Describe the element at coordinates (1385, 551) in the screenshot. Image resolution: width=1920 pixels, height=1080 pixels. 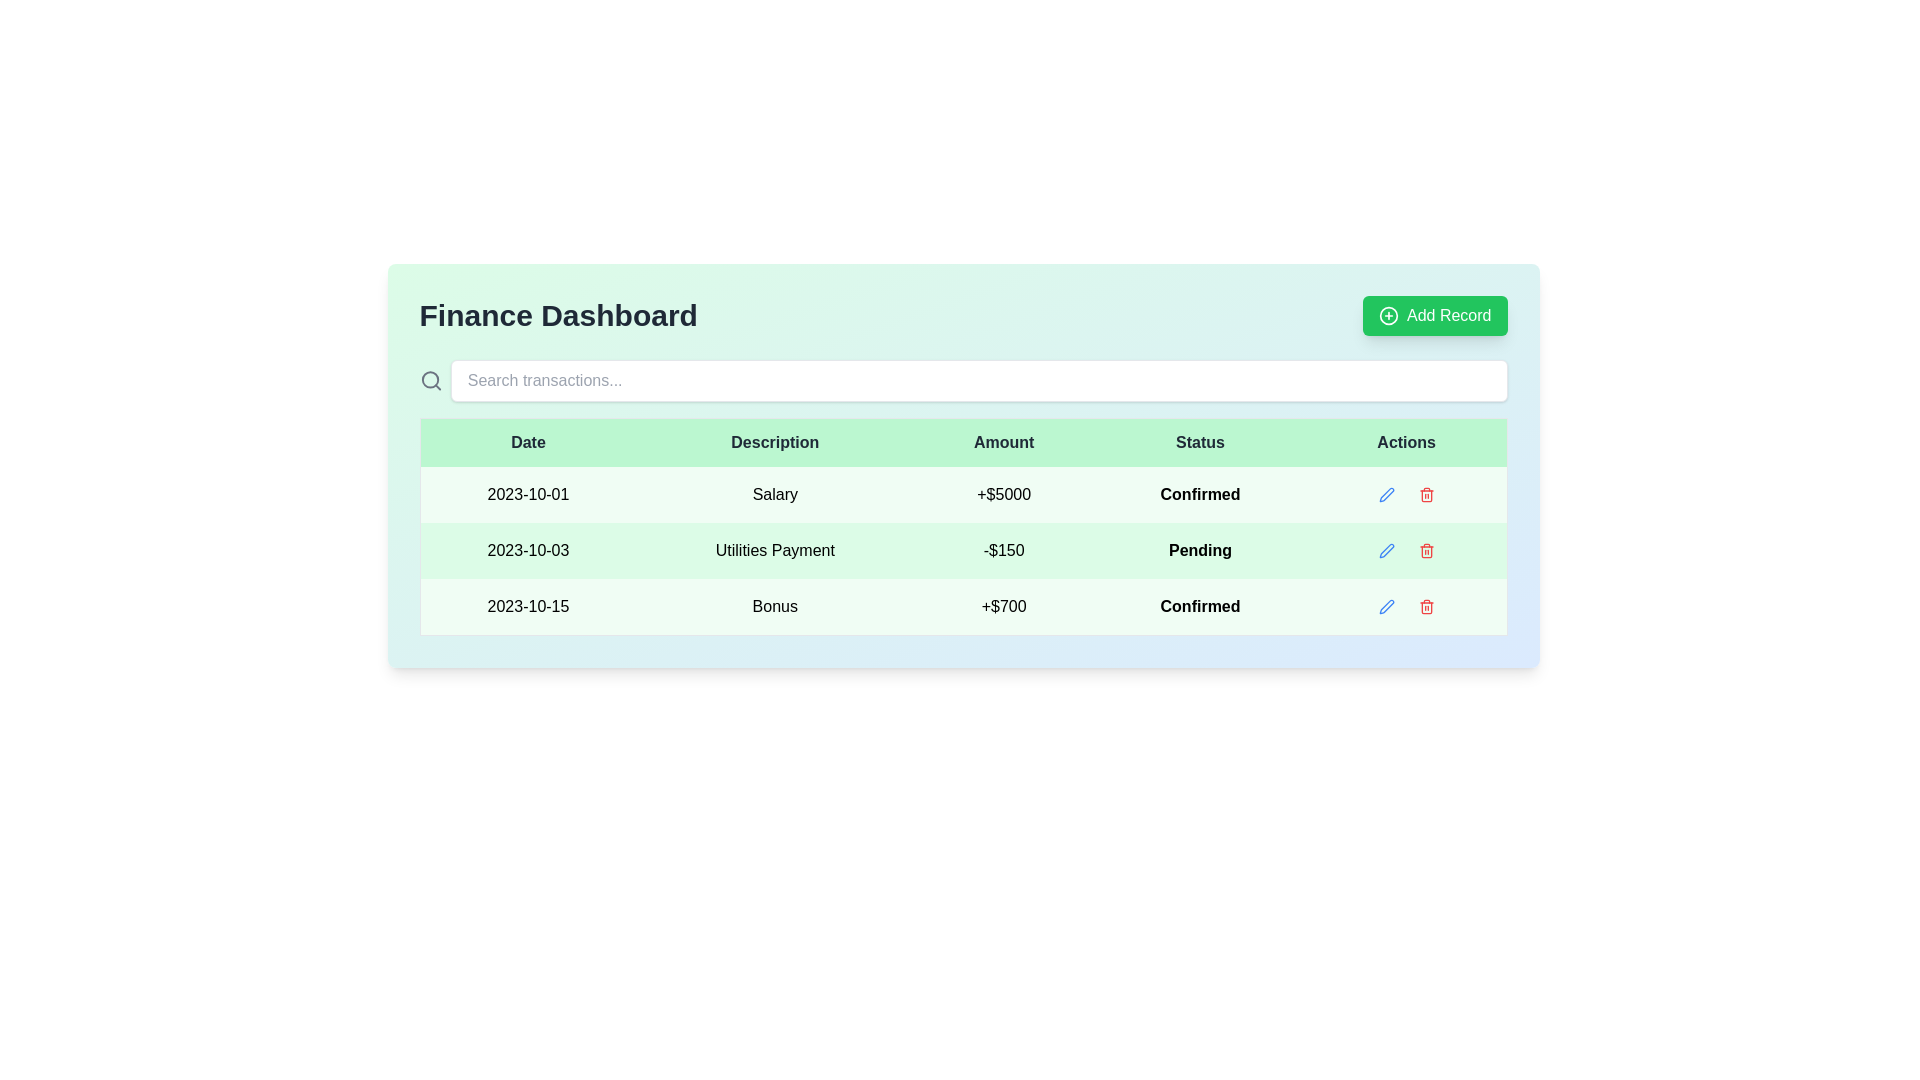
I see `the edit button (pen symbol) in the 'Actions' column for the second row of the transaction table to initiate editing` at that location.